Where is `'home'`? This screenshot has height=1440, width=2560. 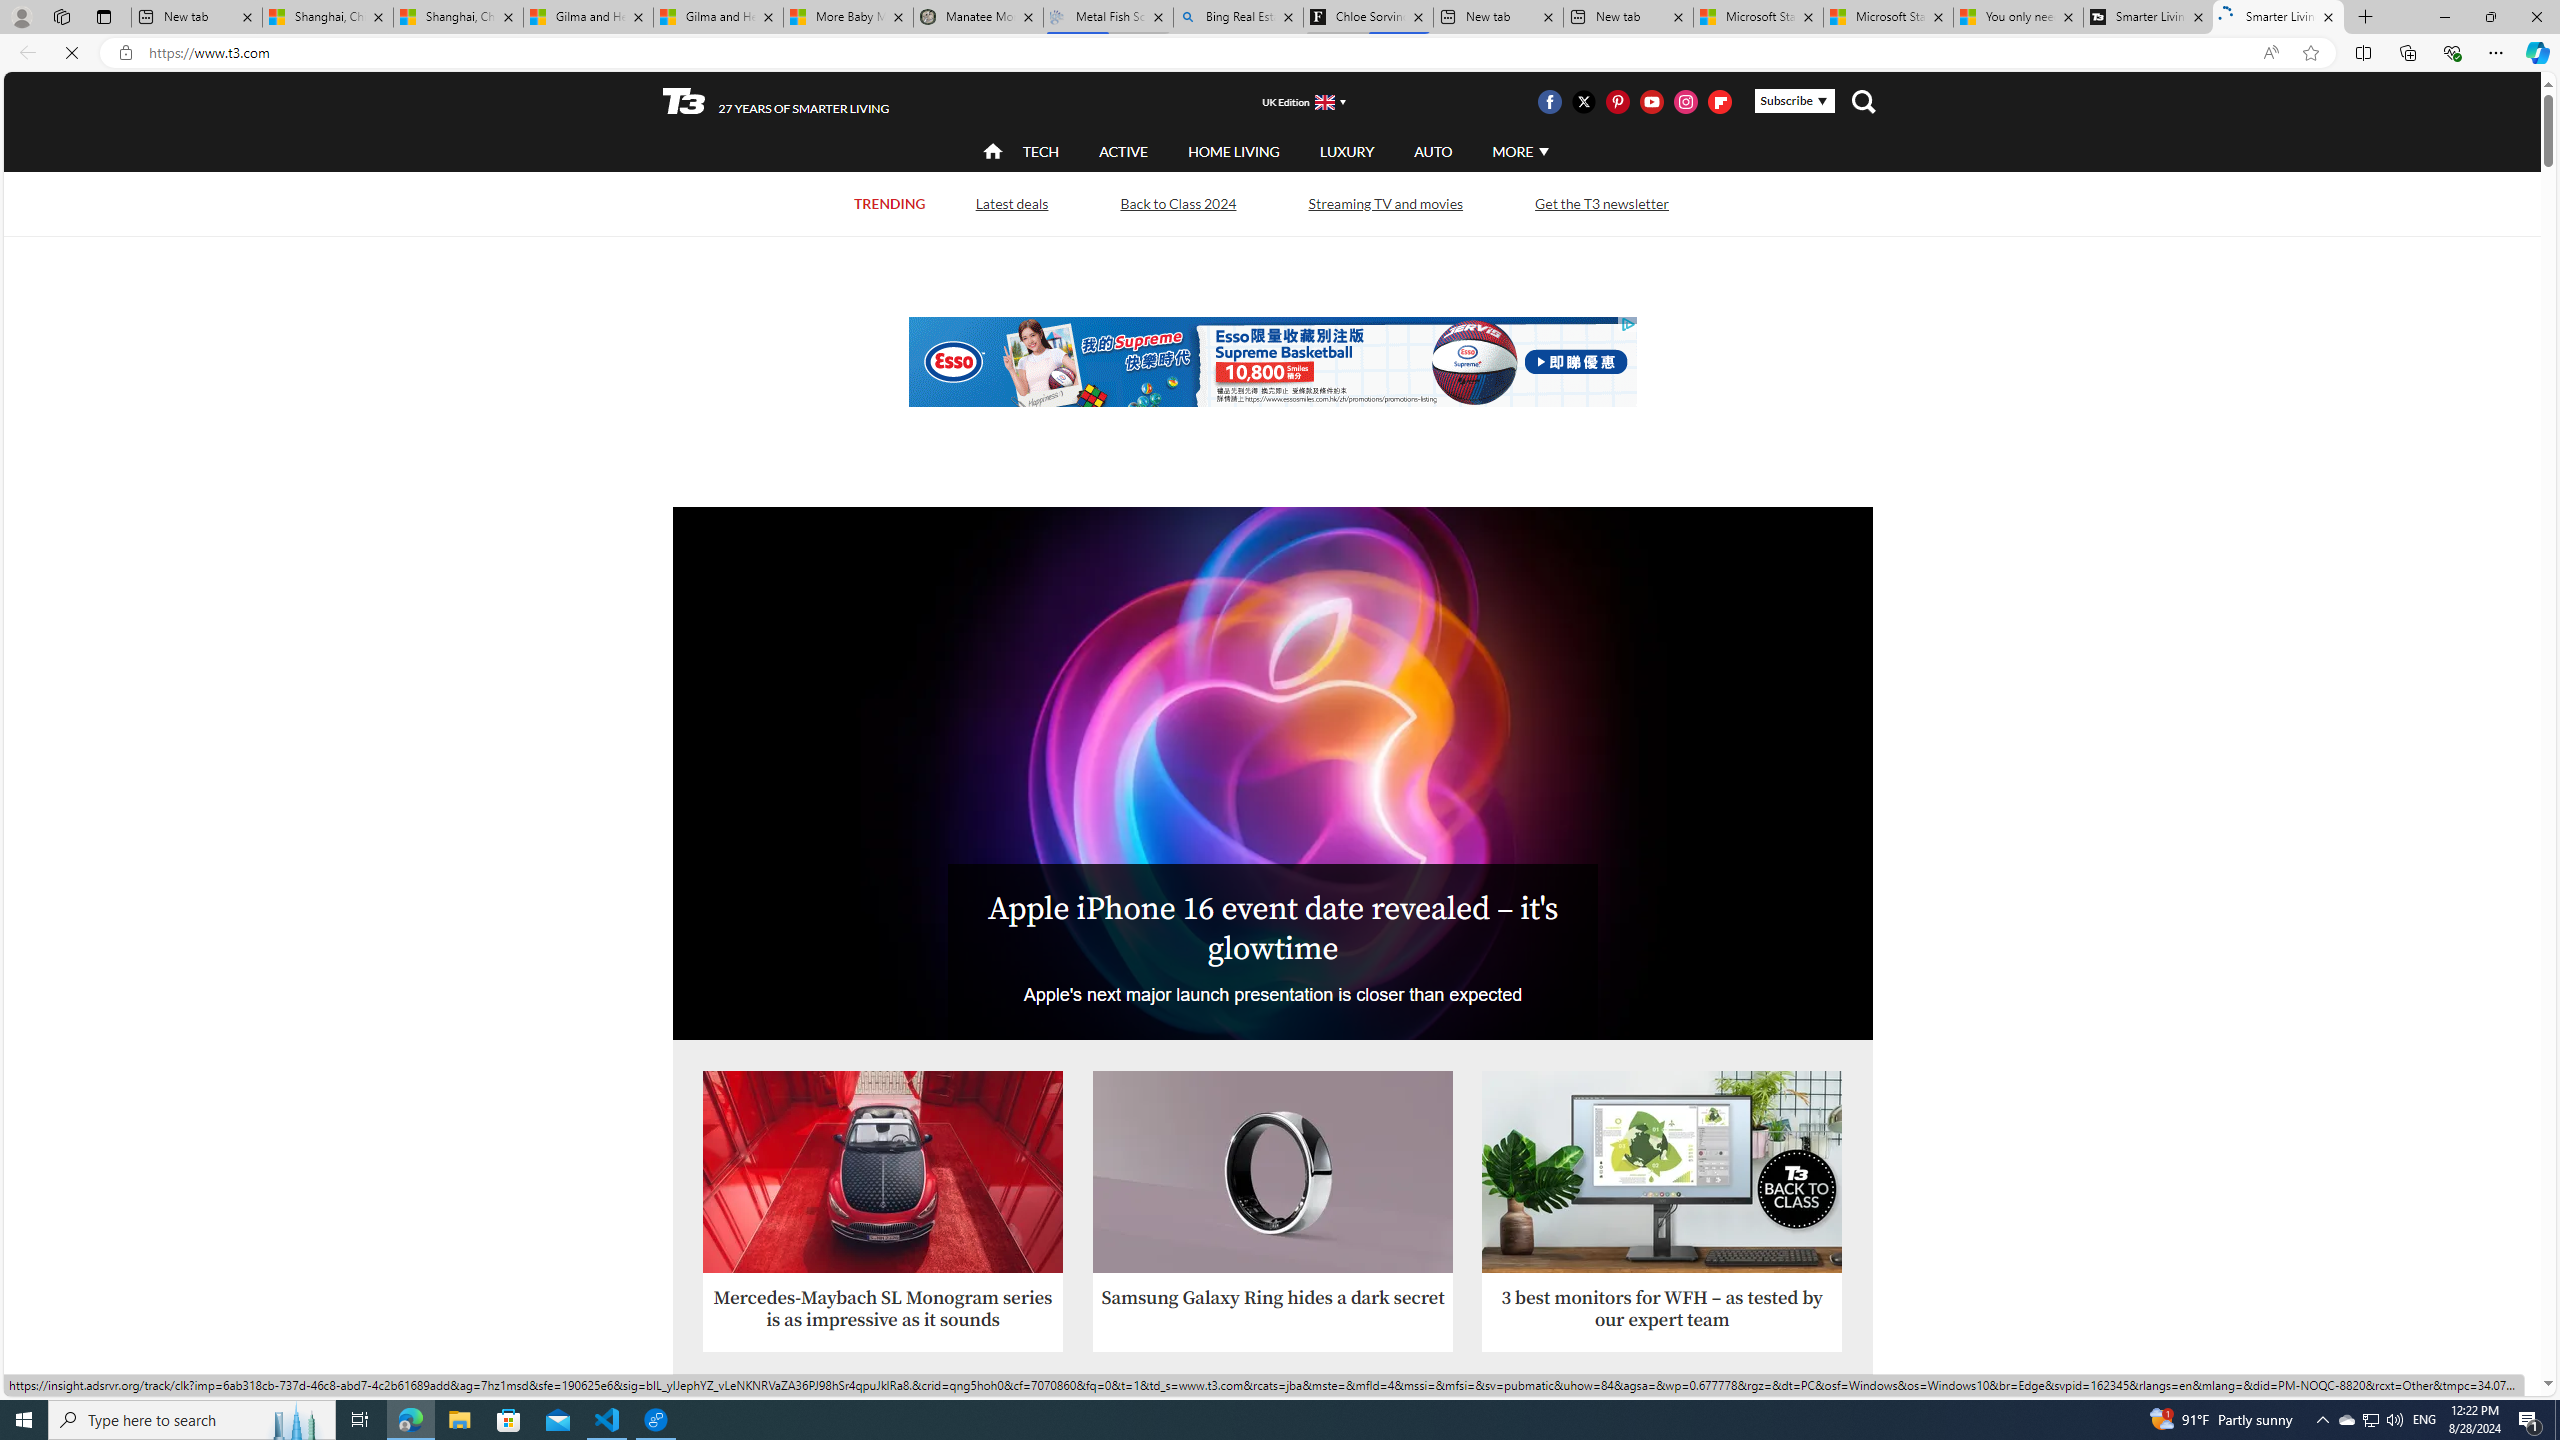
'home' is located at coordinates (992, 153).